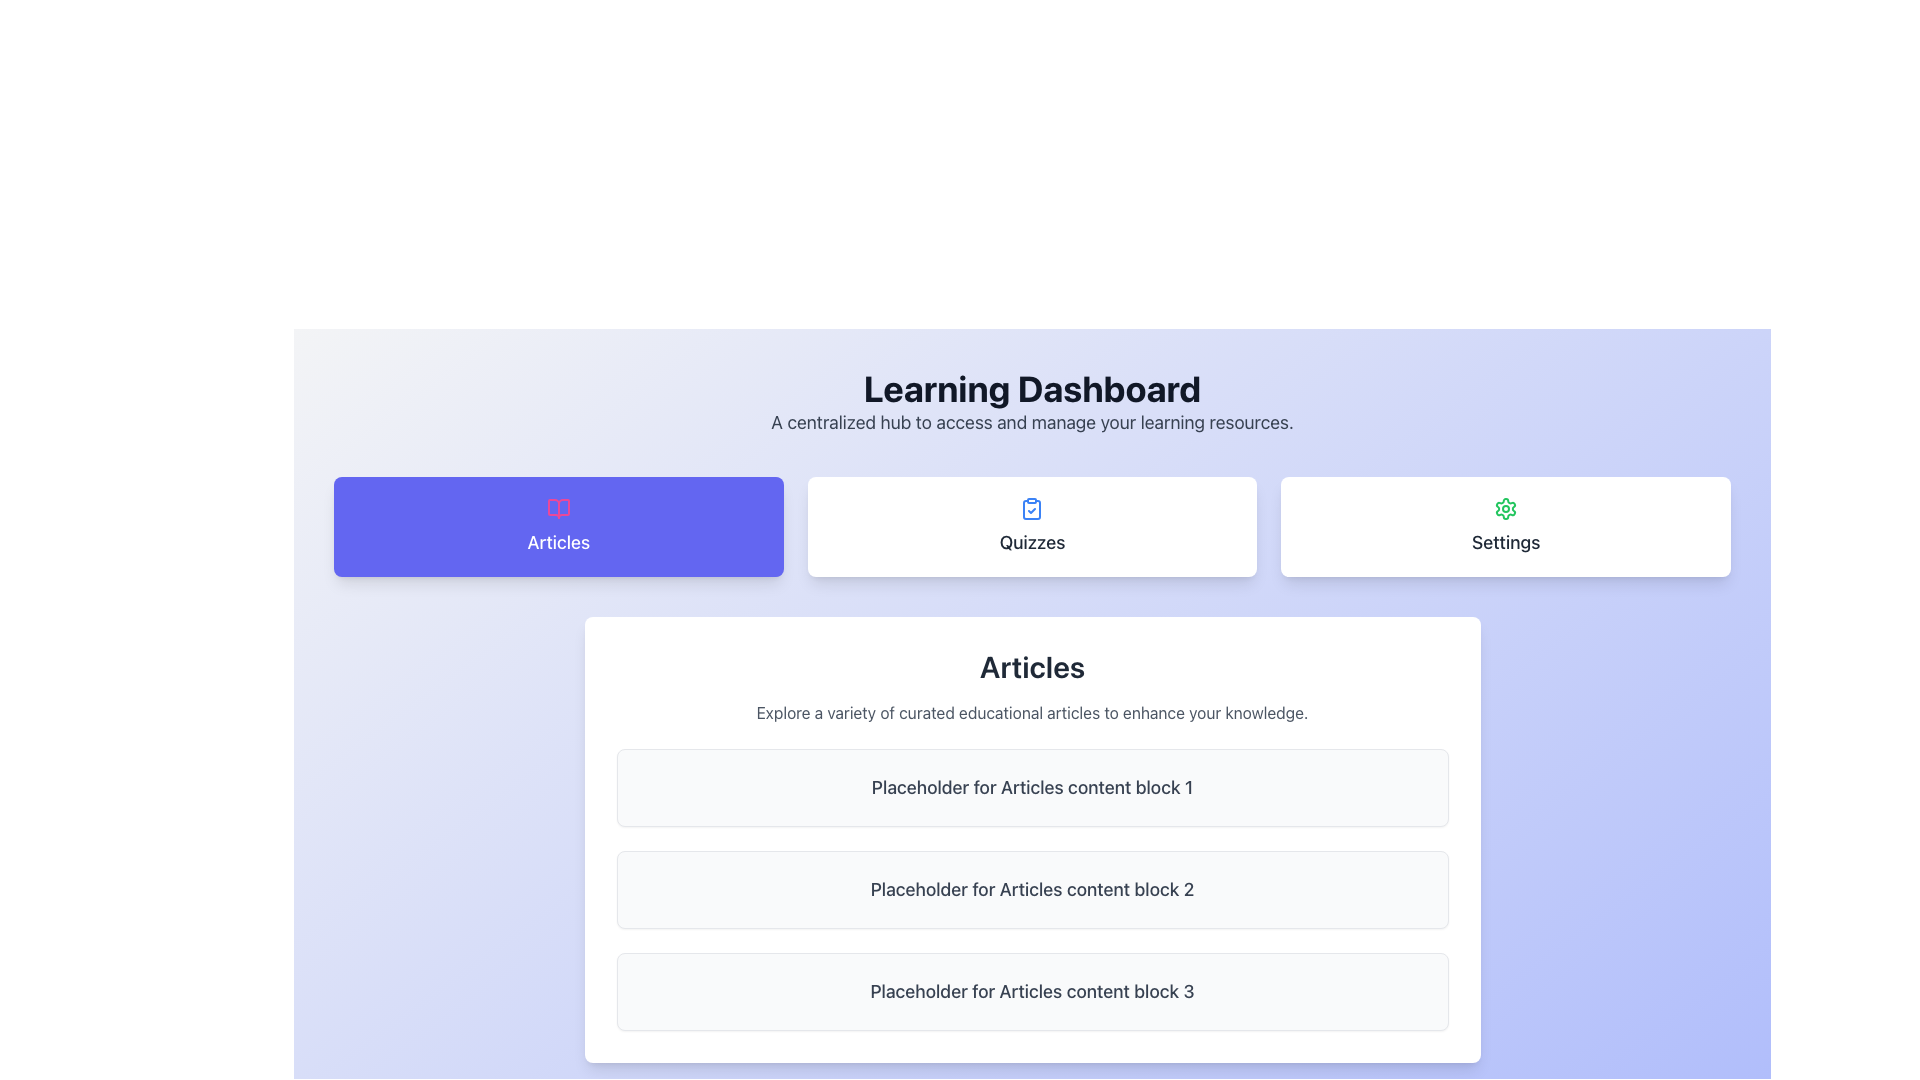 The height and width of the screenshot is (1080, 1920). What do you see at coordinates (1032, 389) in the screenshot?
I see `the 'Learning Dashboard' text header element, which identifies the application section at the top center of the interface layout` at bounding box center [1032, 389].